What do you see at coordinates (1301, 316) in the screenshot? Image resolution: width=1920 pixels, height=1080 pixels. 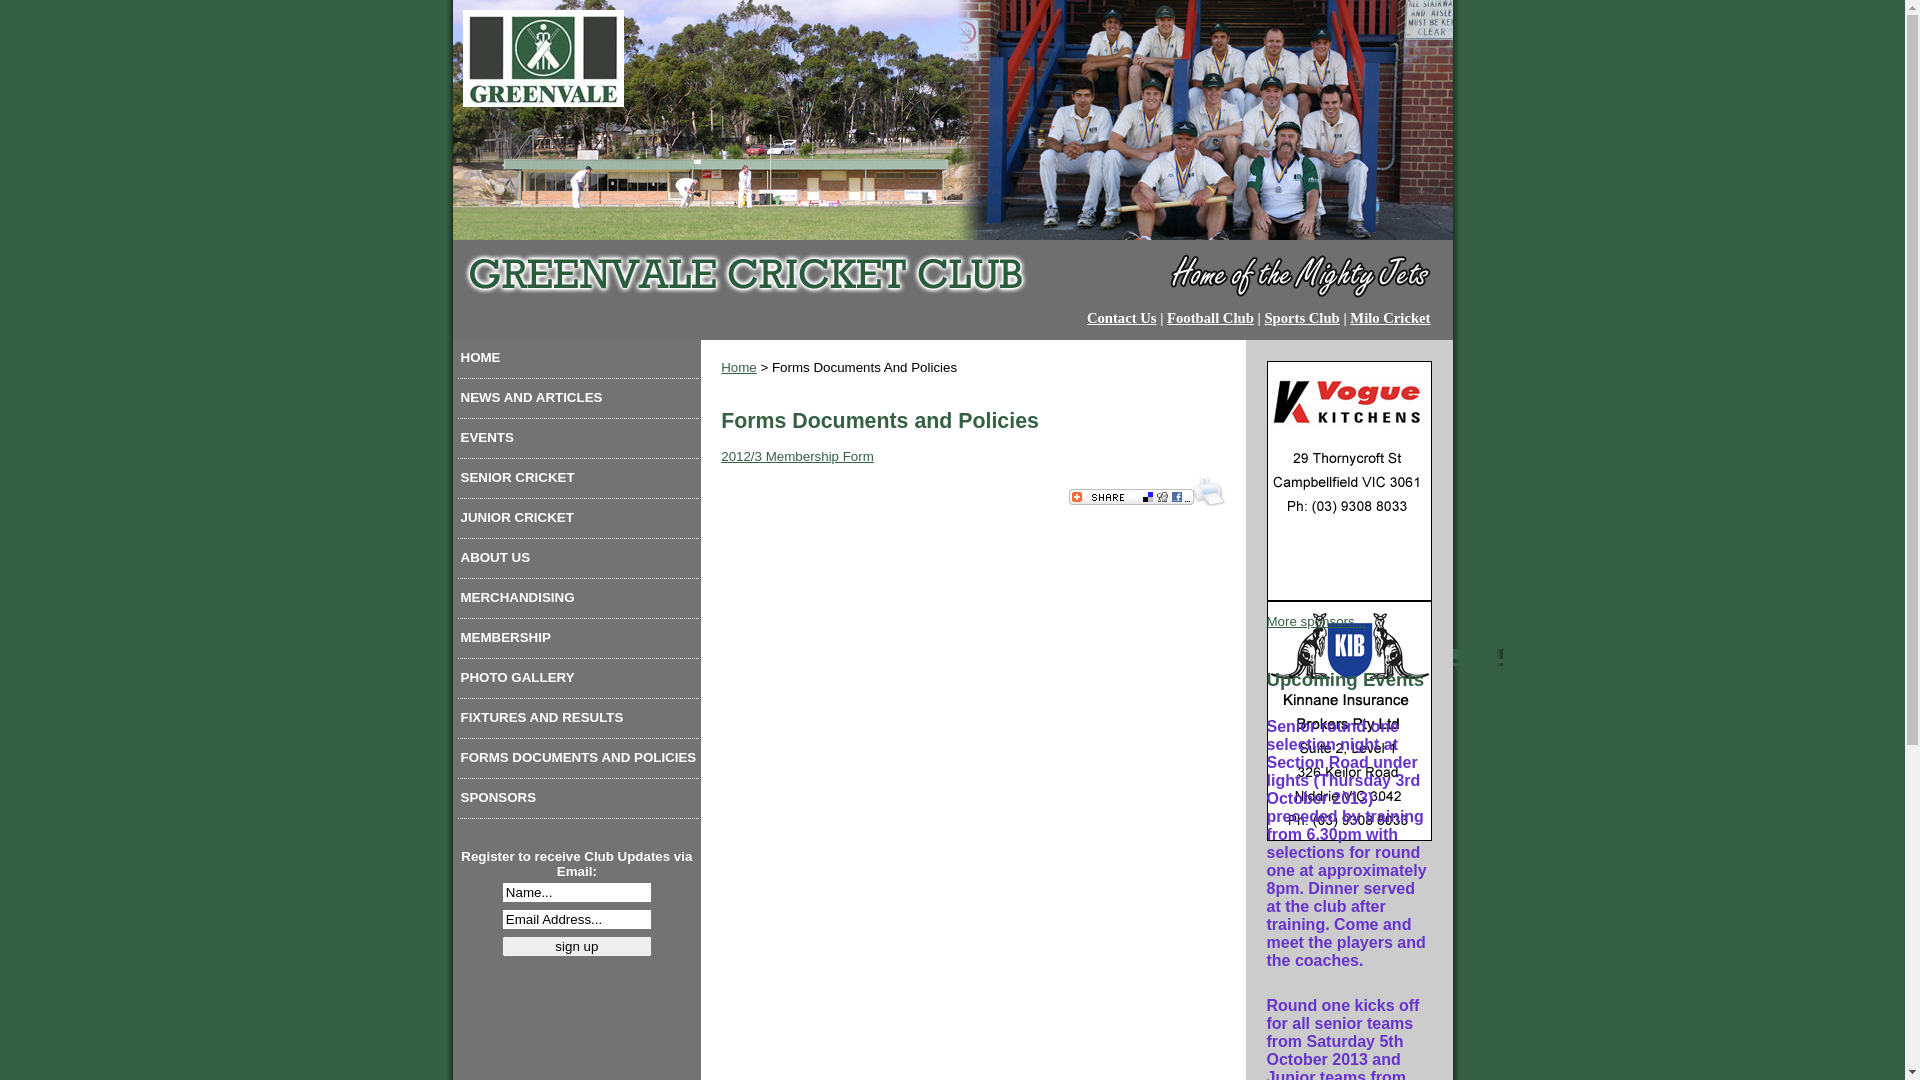 I see `'Sports Club'` at bounding box center [1301, 316].